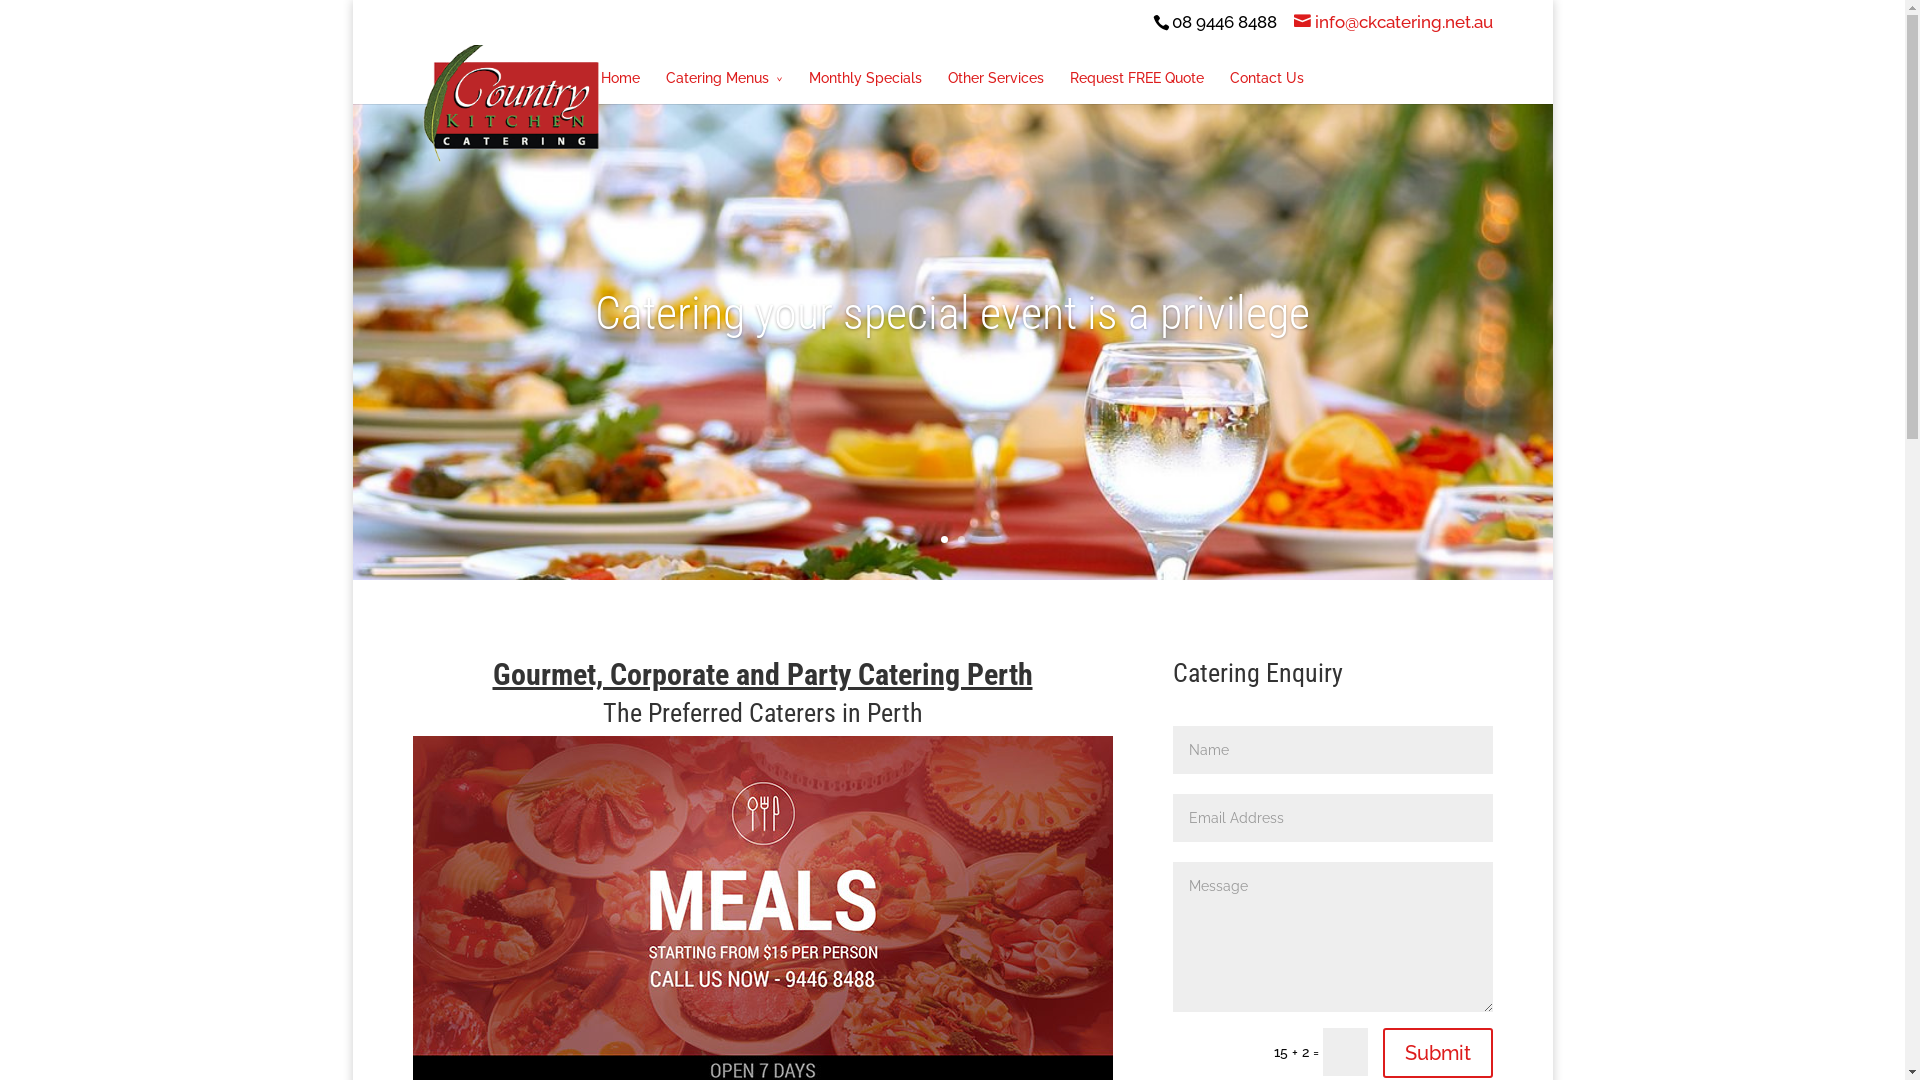 The image size is (1920, 1080). I want to click on 'Contact Us', so click(1266, 84).